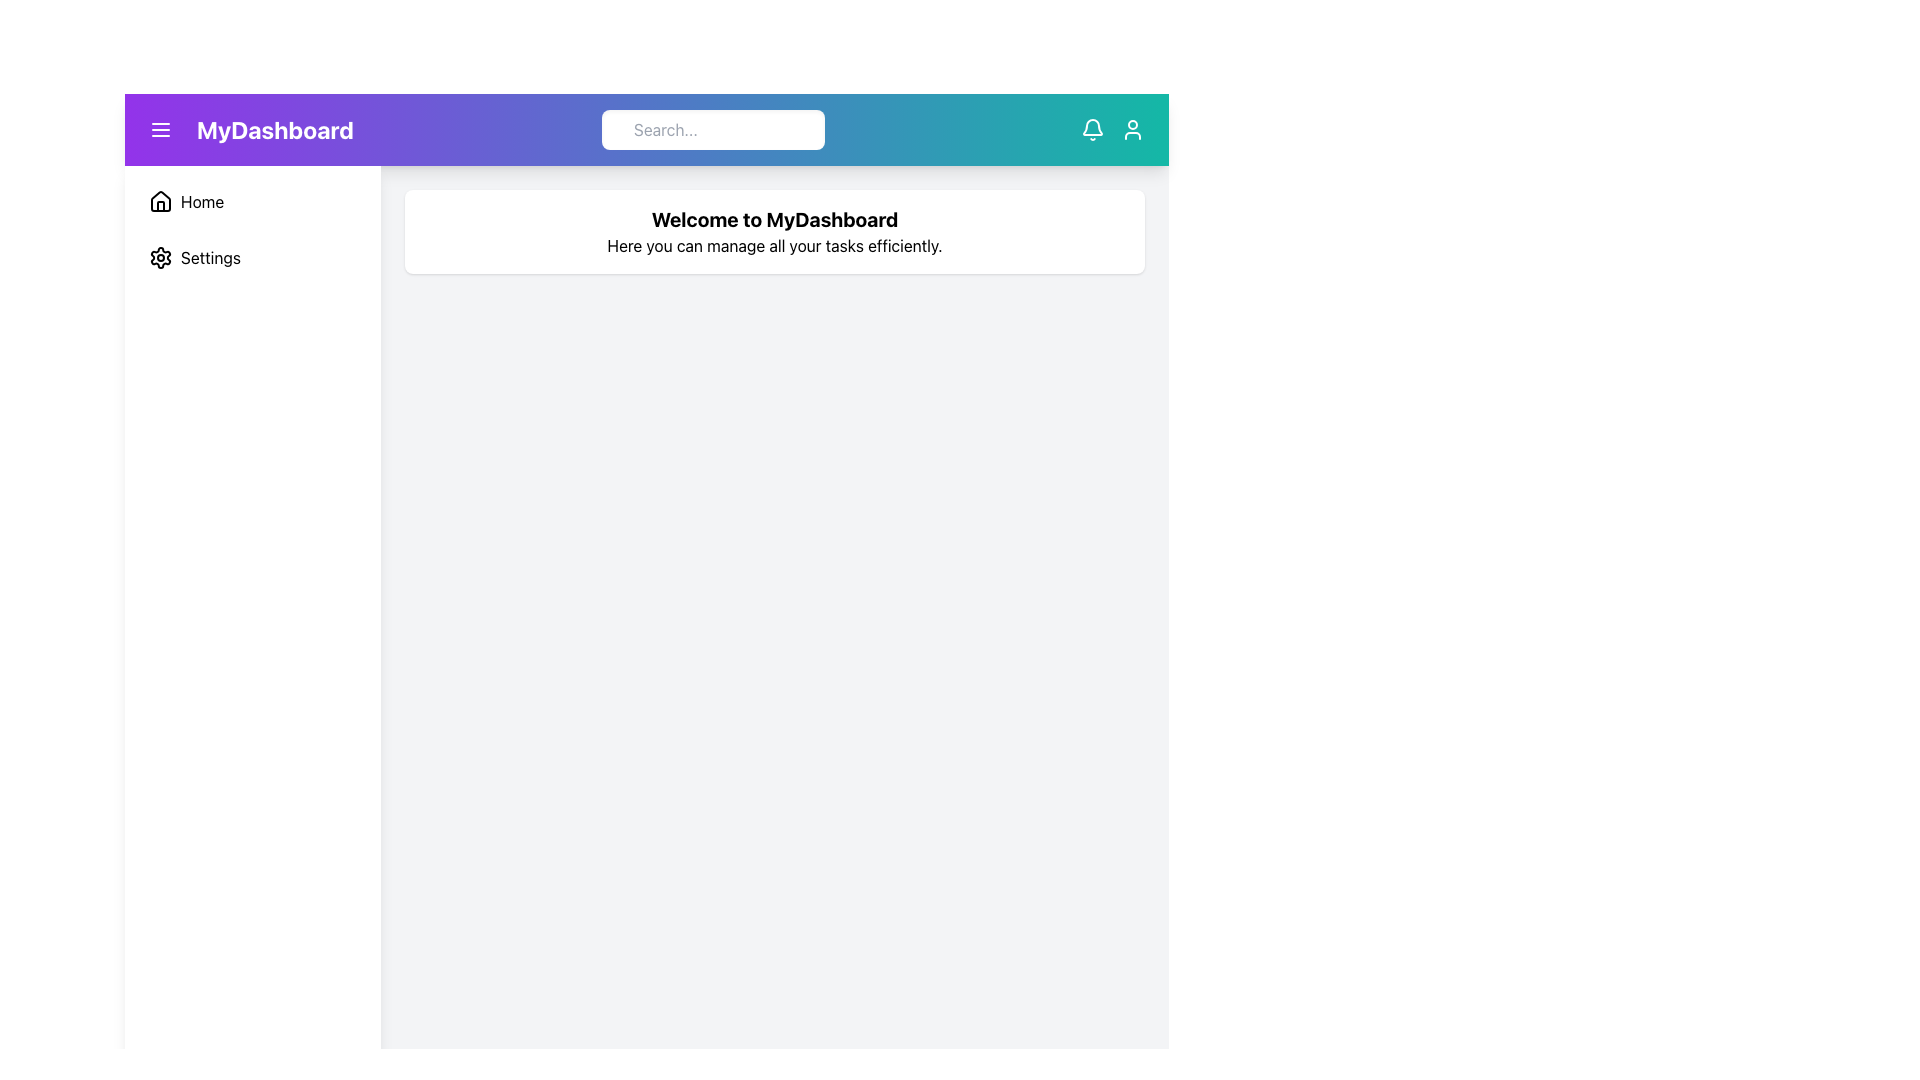 This screenshot has width=1920, height=1080. Describe the element at coordinates (252, 229) in the screenshot. I see `the 'Settings' link in the Navigation menu located on the left sidebar near the top-left corner of the application` at that location.